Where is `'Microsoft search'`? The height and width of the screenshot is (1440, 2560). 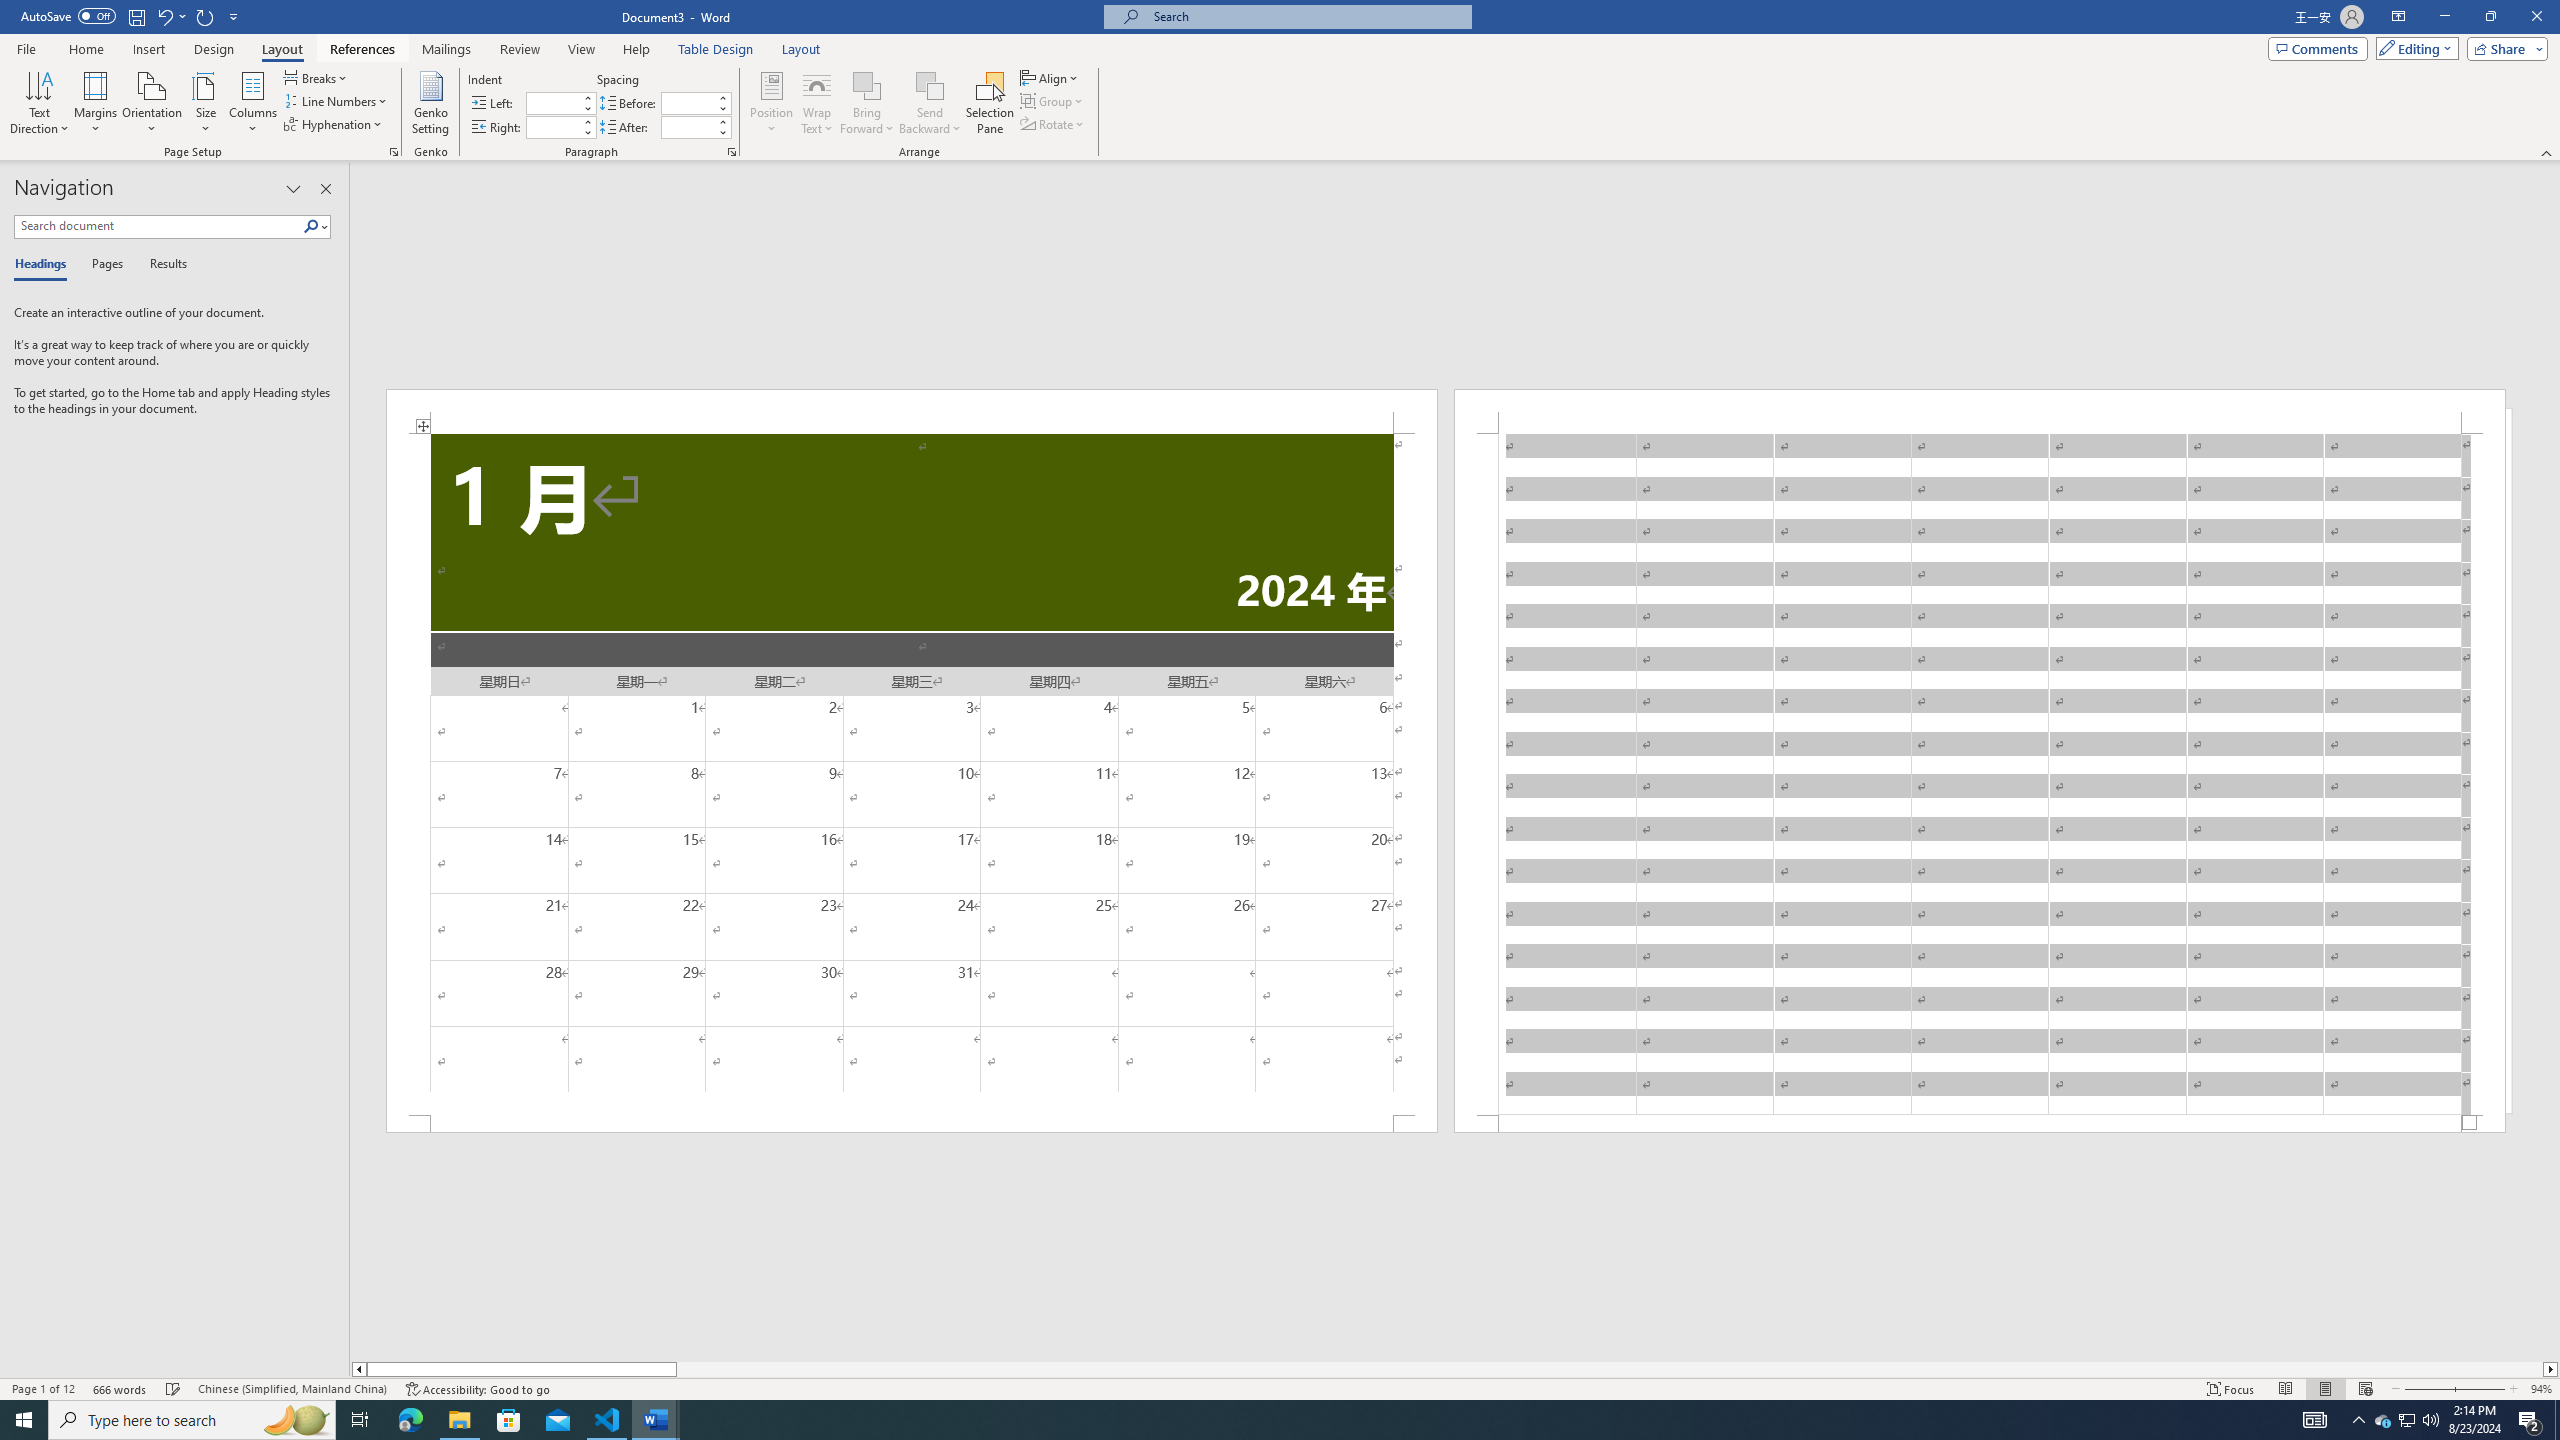 'Microsoft search' is located at coordinates (1304, 16).